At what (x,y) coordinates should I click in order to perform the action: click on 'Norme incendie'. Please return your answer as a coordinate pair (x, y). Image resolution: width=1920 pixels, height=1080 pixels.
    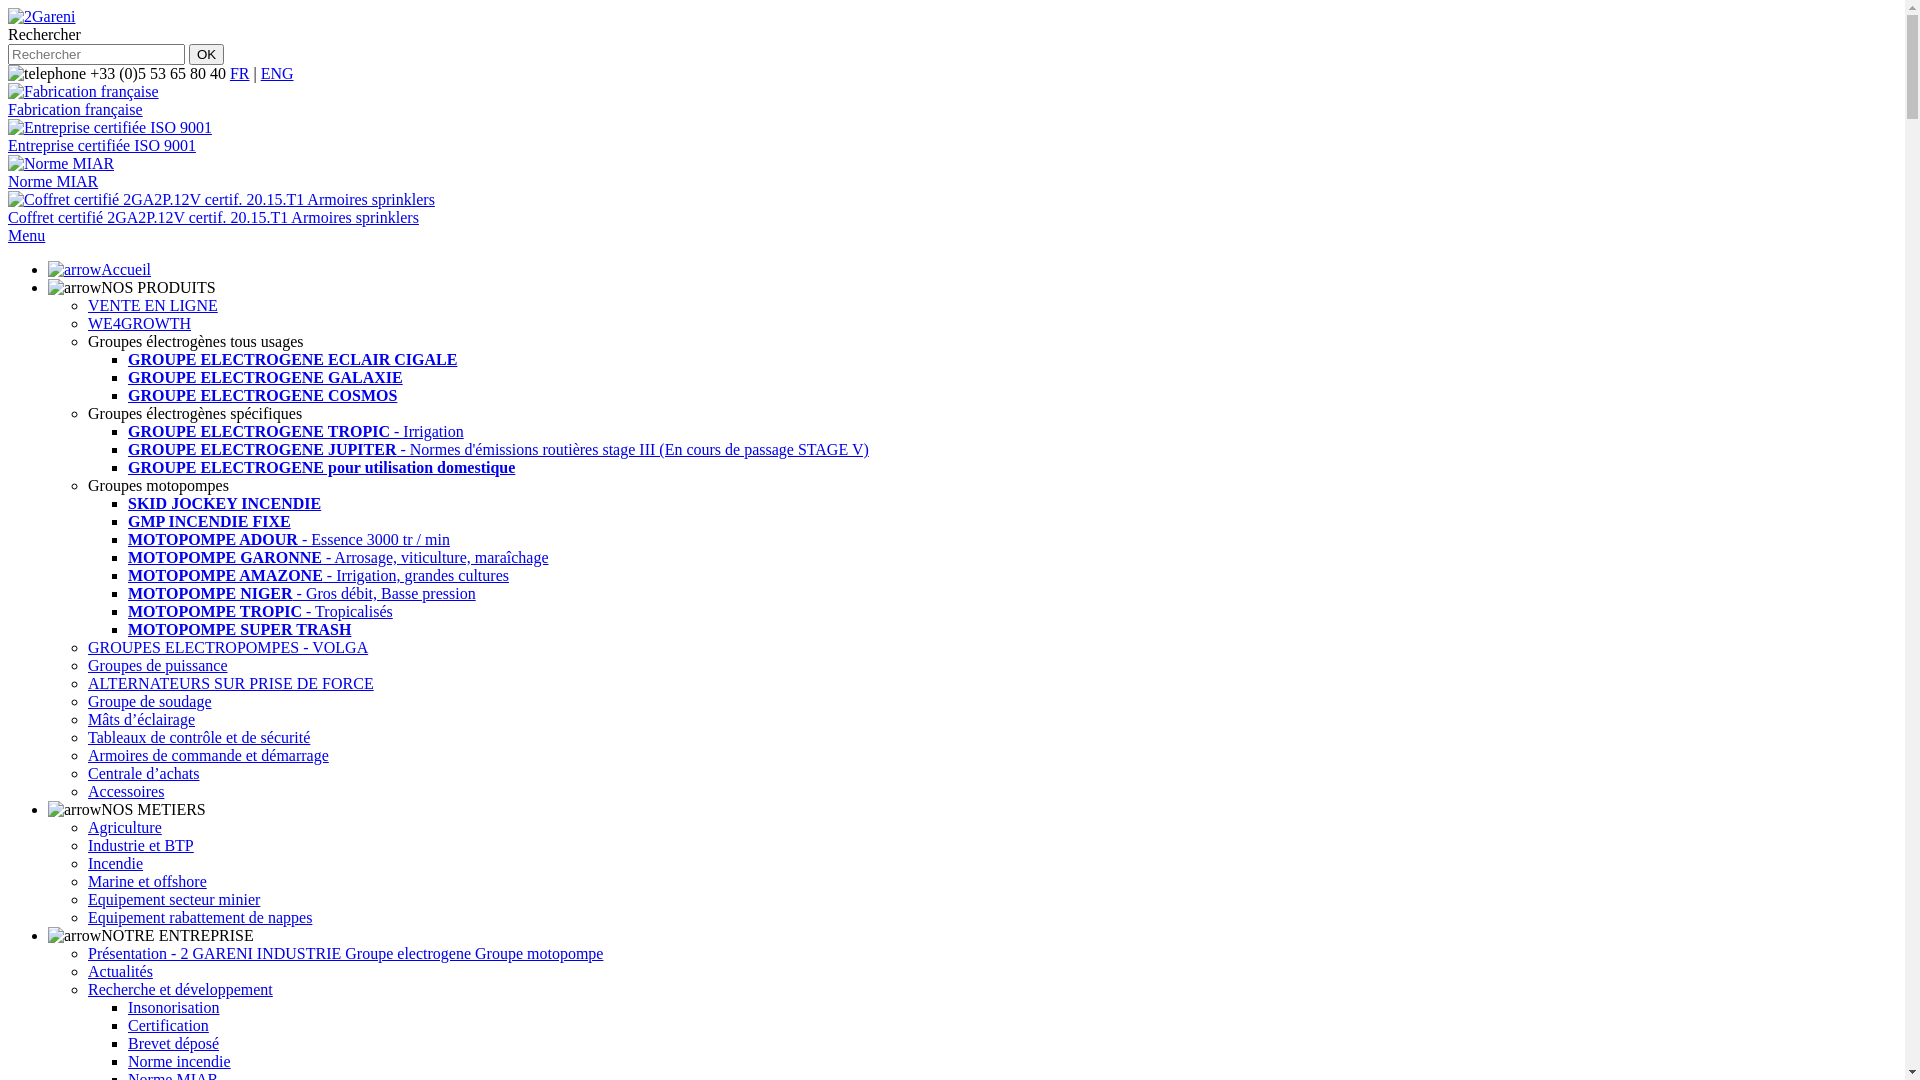
    Looking at the image, I should click on (127, 1060).